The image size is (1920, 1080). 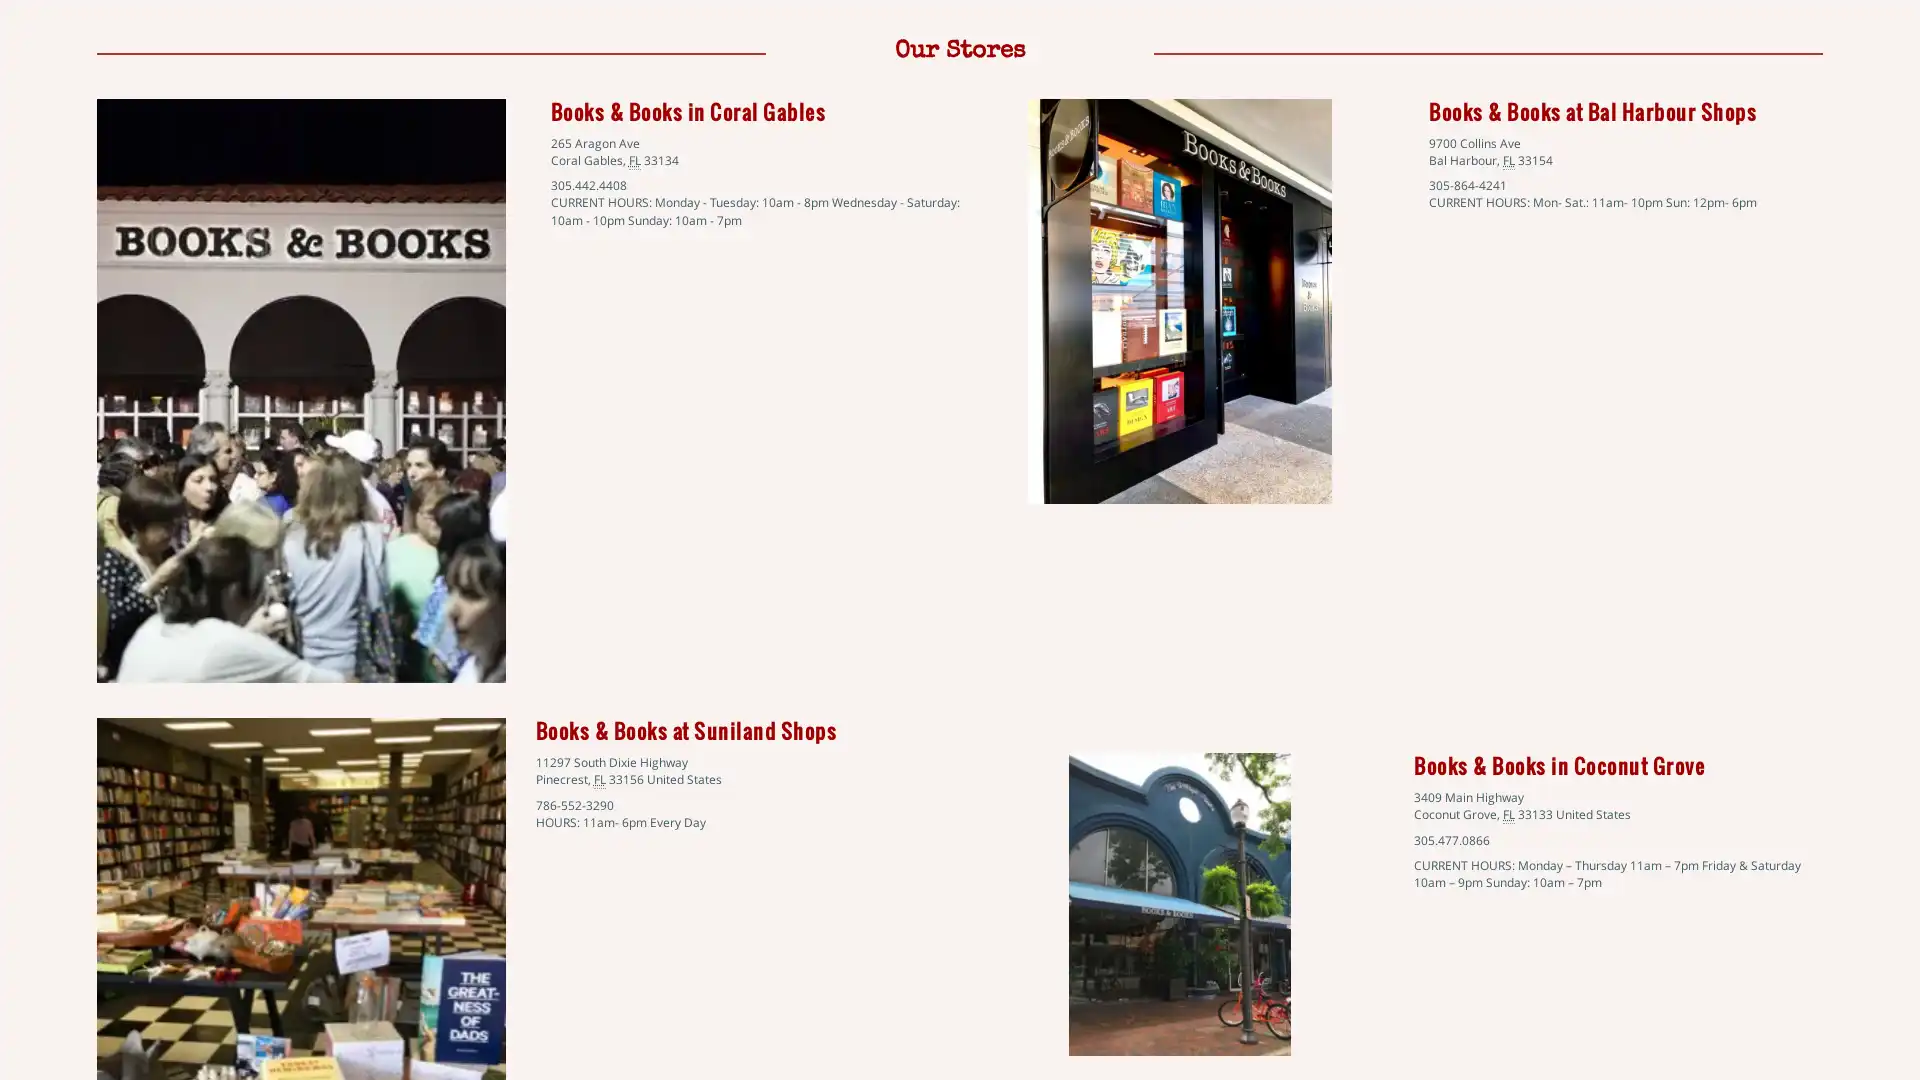 What do you see at coordinates (110, 271) in the screenshot?
I see `Search Books` at bounding box center [110, 271].